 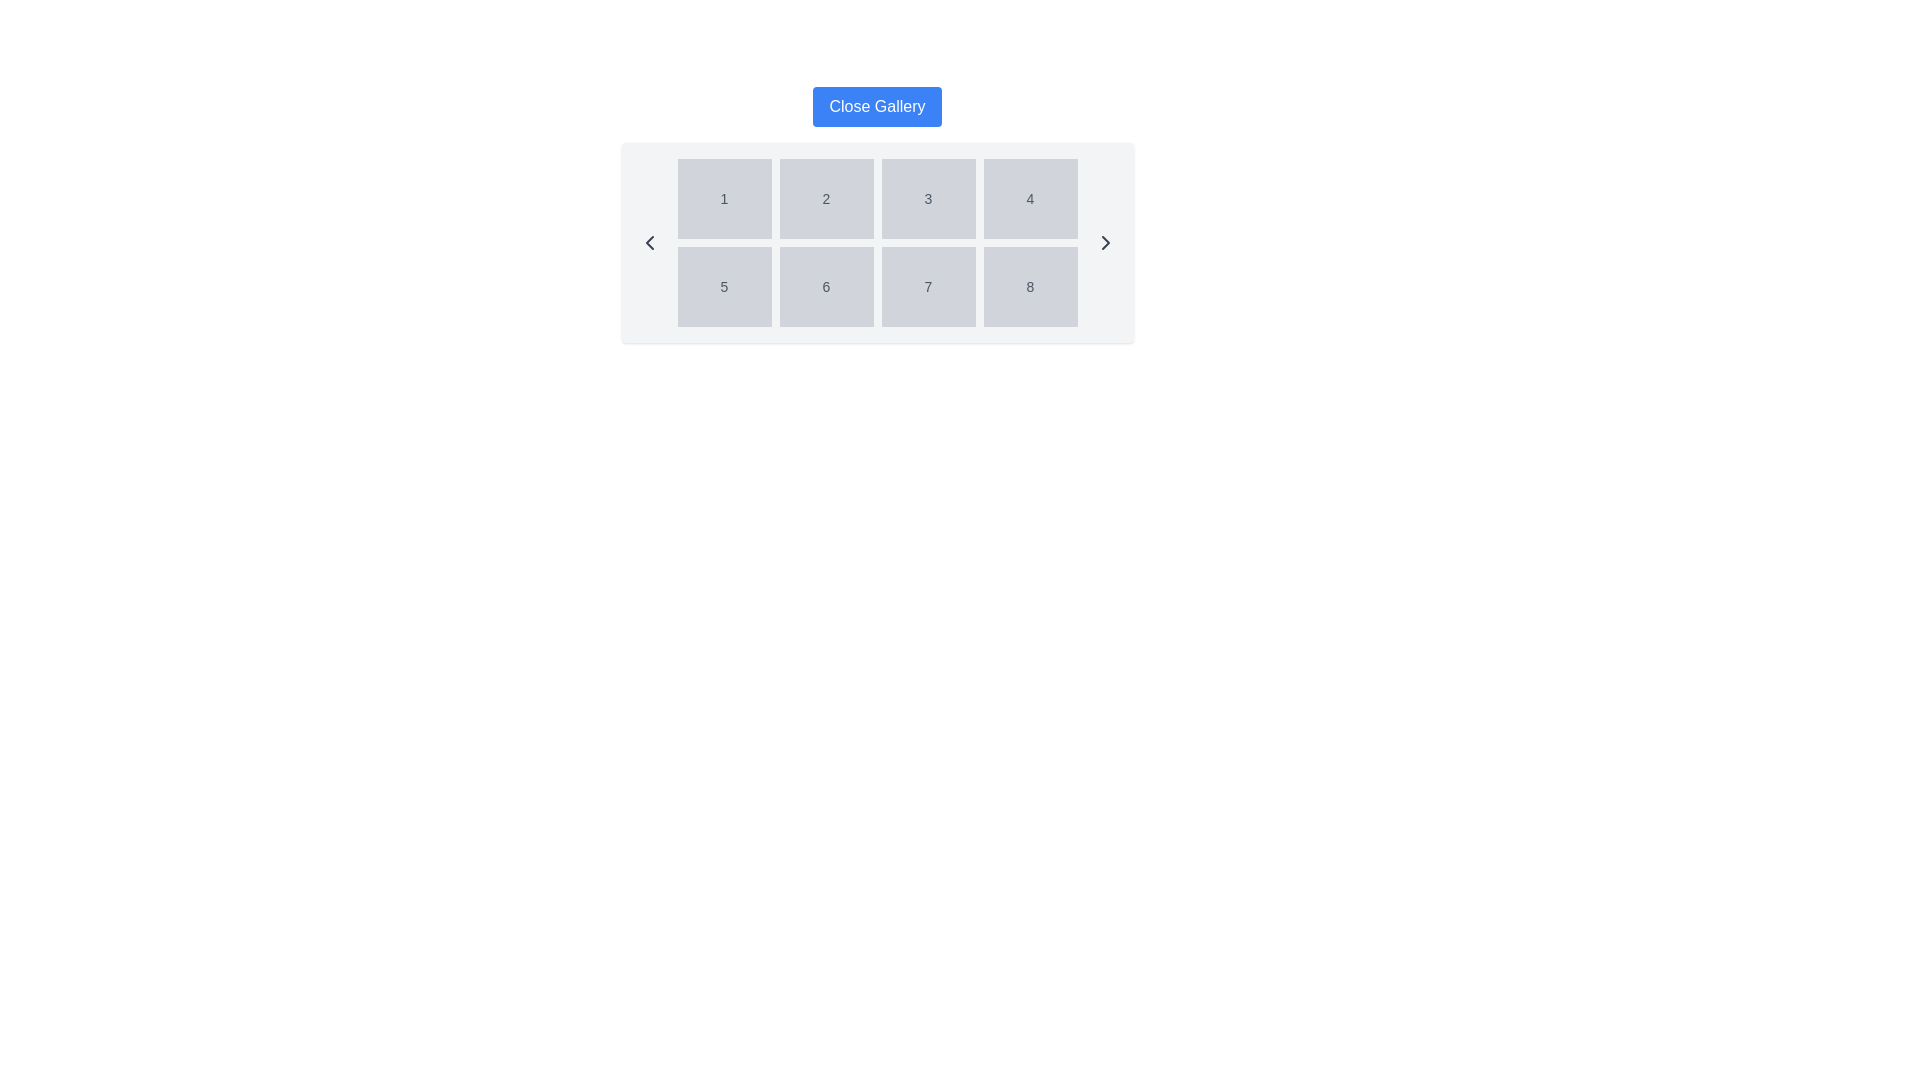 What do you see at coordinates (826, 286) in the screenshot?
I see `the button labeled '6' located in the second row, second column of a 2x4 grid` at bounding box center [826, 286].